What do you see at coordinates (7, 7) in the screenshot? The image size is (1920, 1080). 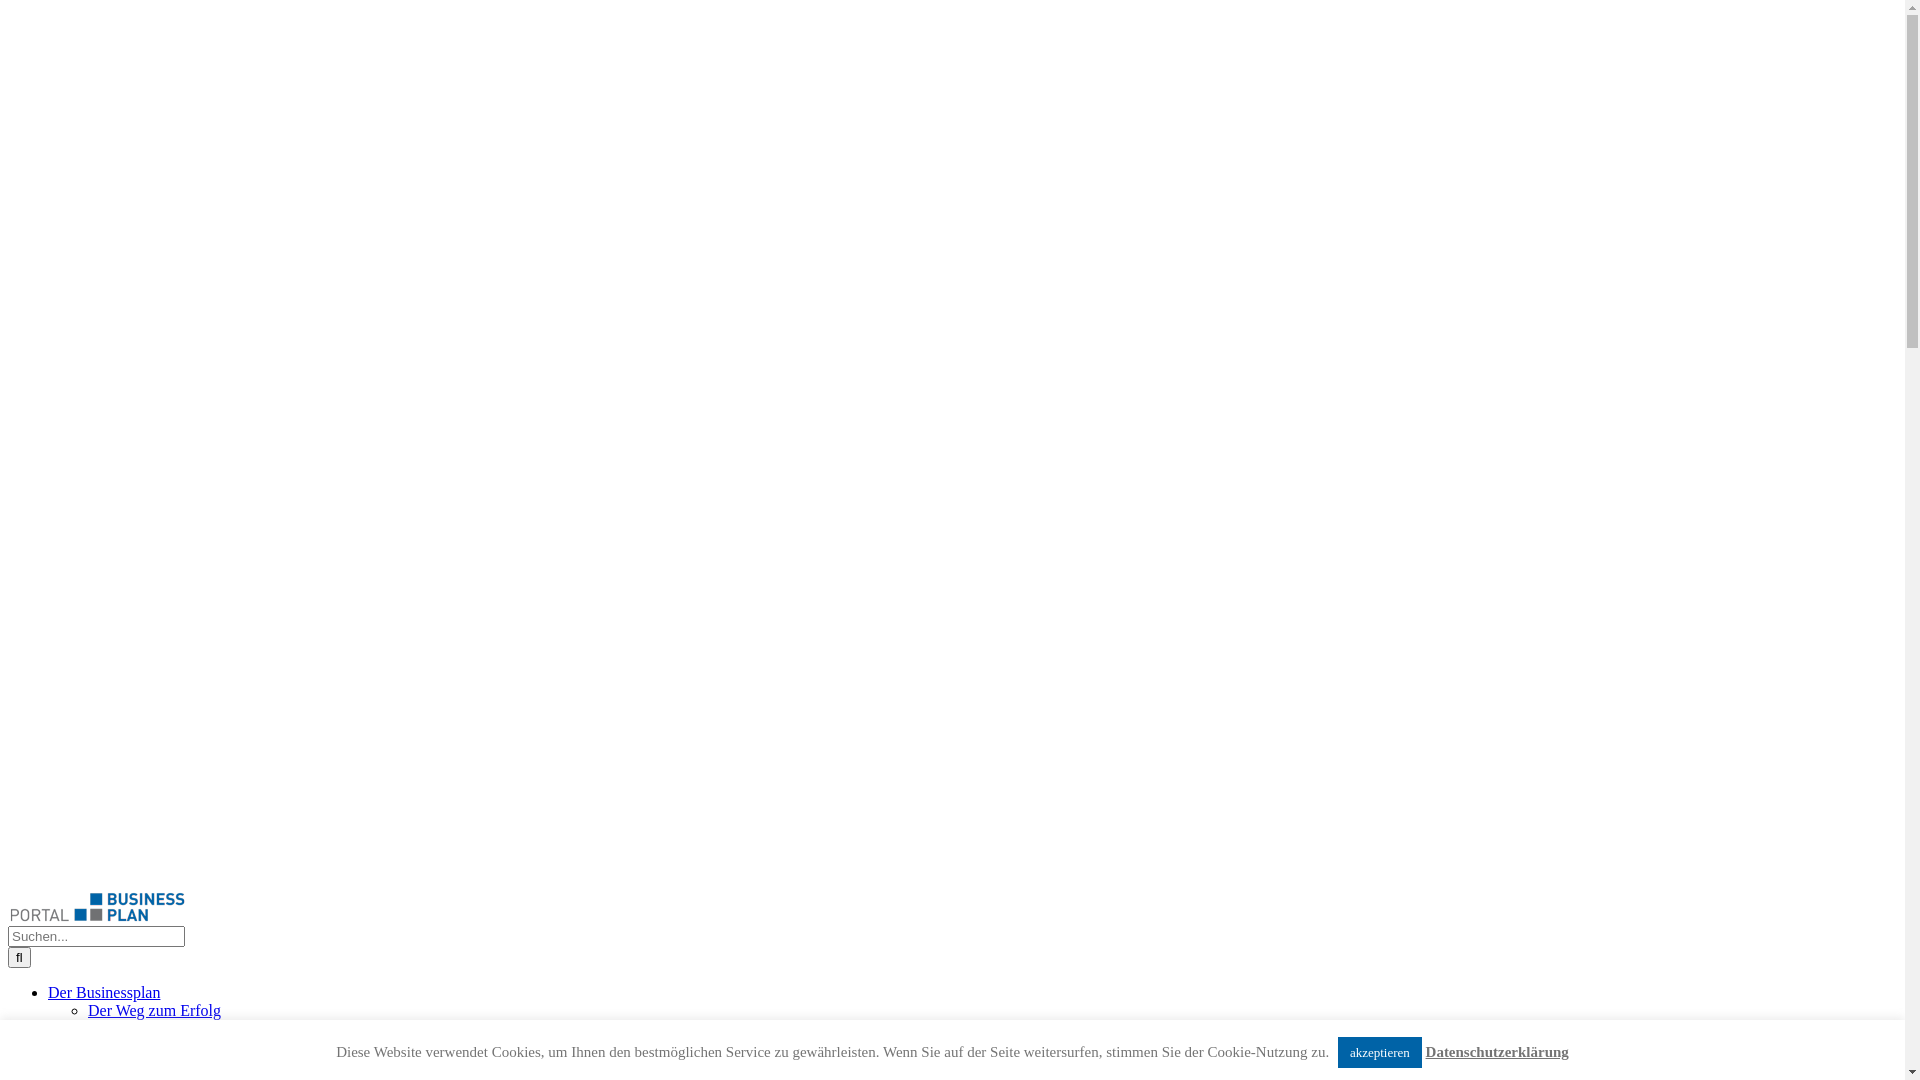 I see `'Zum Inhalt springen'` at bounding box center [7, 7].